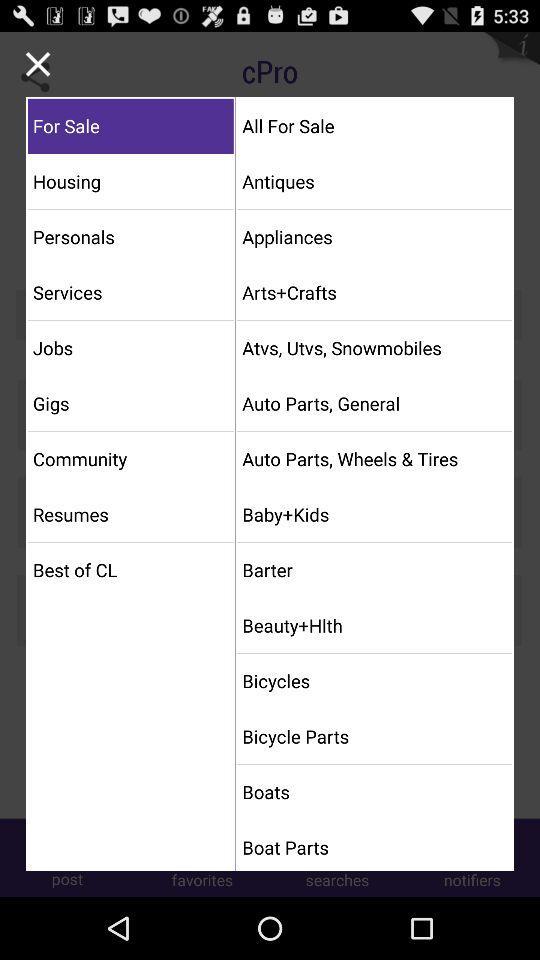 The image size is (540, 960). I want to click on icon above beauty+hlth item, so click(374, 570).